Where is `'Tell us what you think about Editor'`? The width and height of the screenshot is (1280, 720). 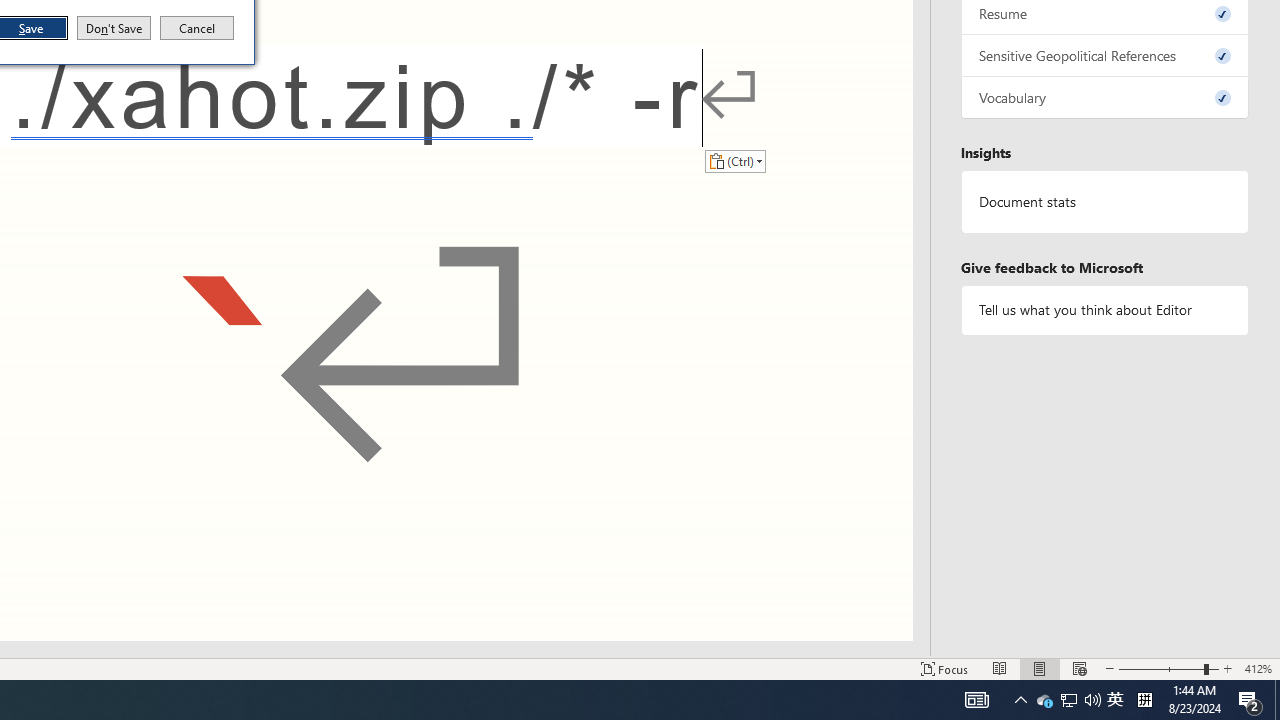
'Tell us what you think about Editor' is located at coordinates (1104, 310).